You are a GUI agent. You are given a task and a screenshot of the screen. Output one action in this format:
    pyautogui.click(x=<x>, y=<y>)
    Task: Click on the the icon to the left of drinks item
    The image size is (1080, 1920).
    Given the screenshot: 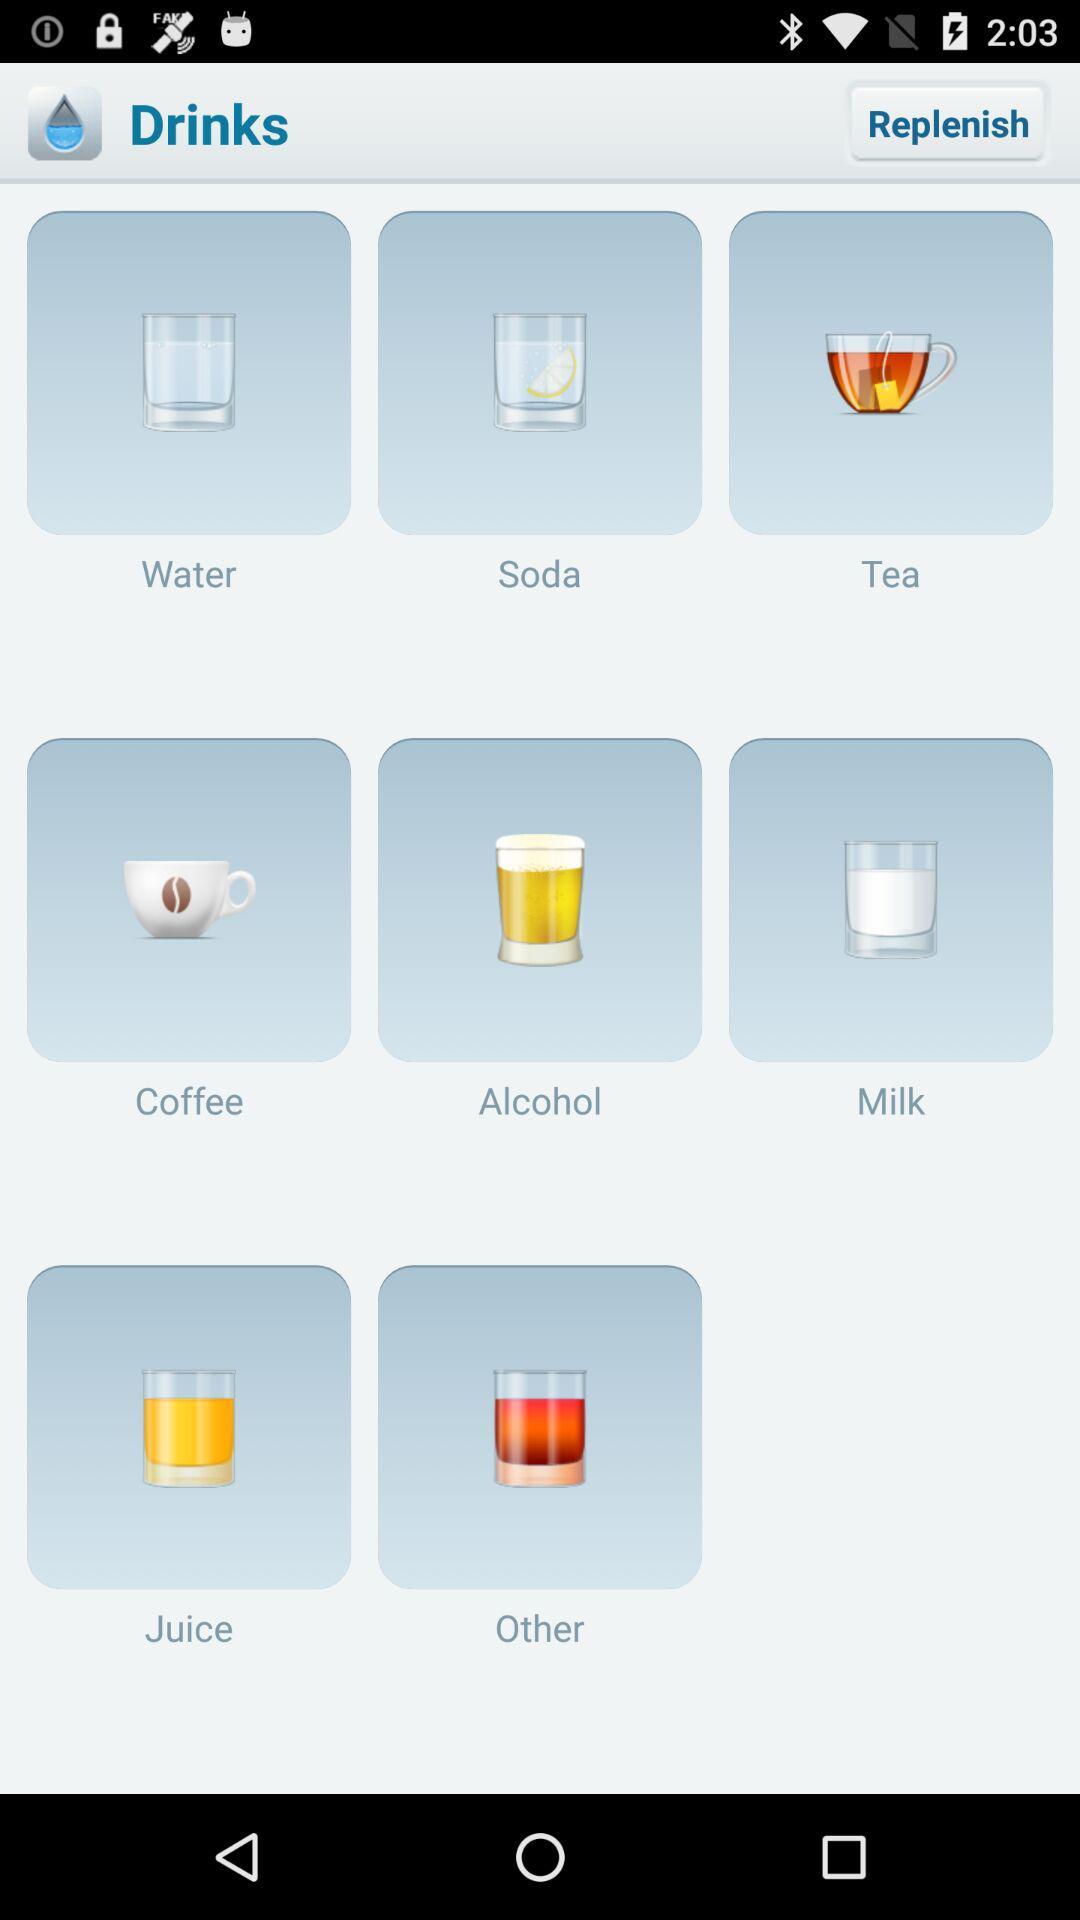 What is the action you would take?
    pyautogui.click(x=63, y=122)
    